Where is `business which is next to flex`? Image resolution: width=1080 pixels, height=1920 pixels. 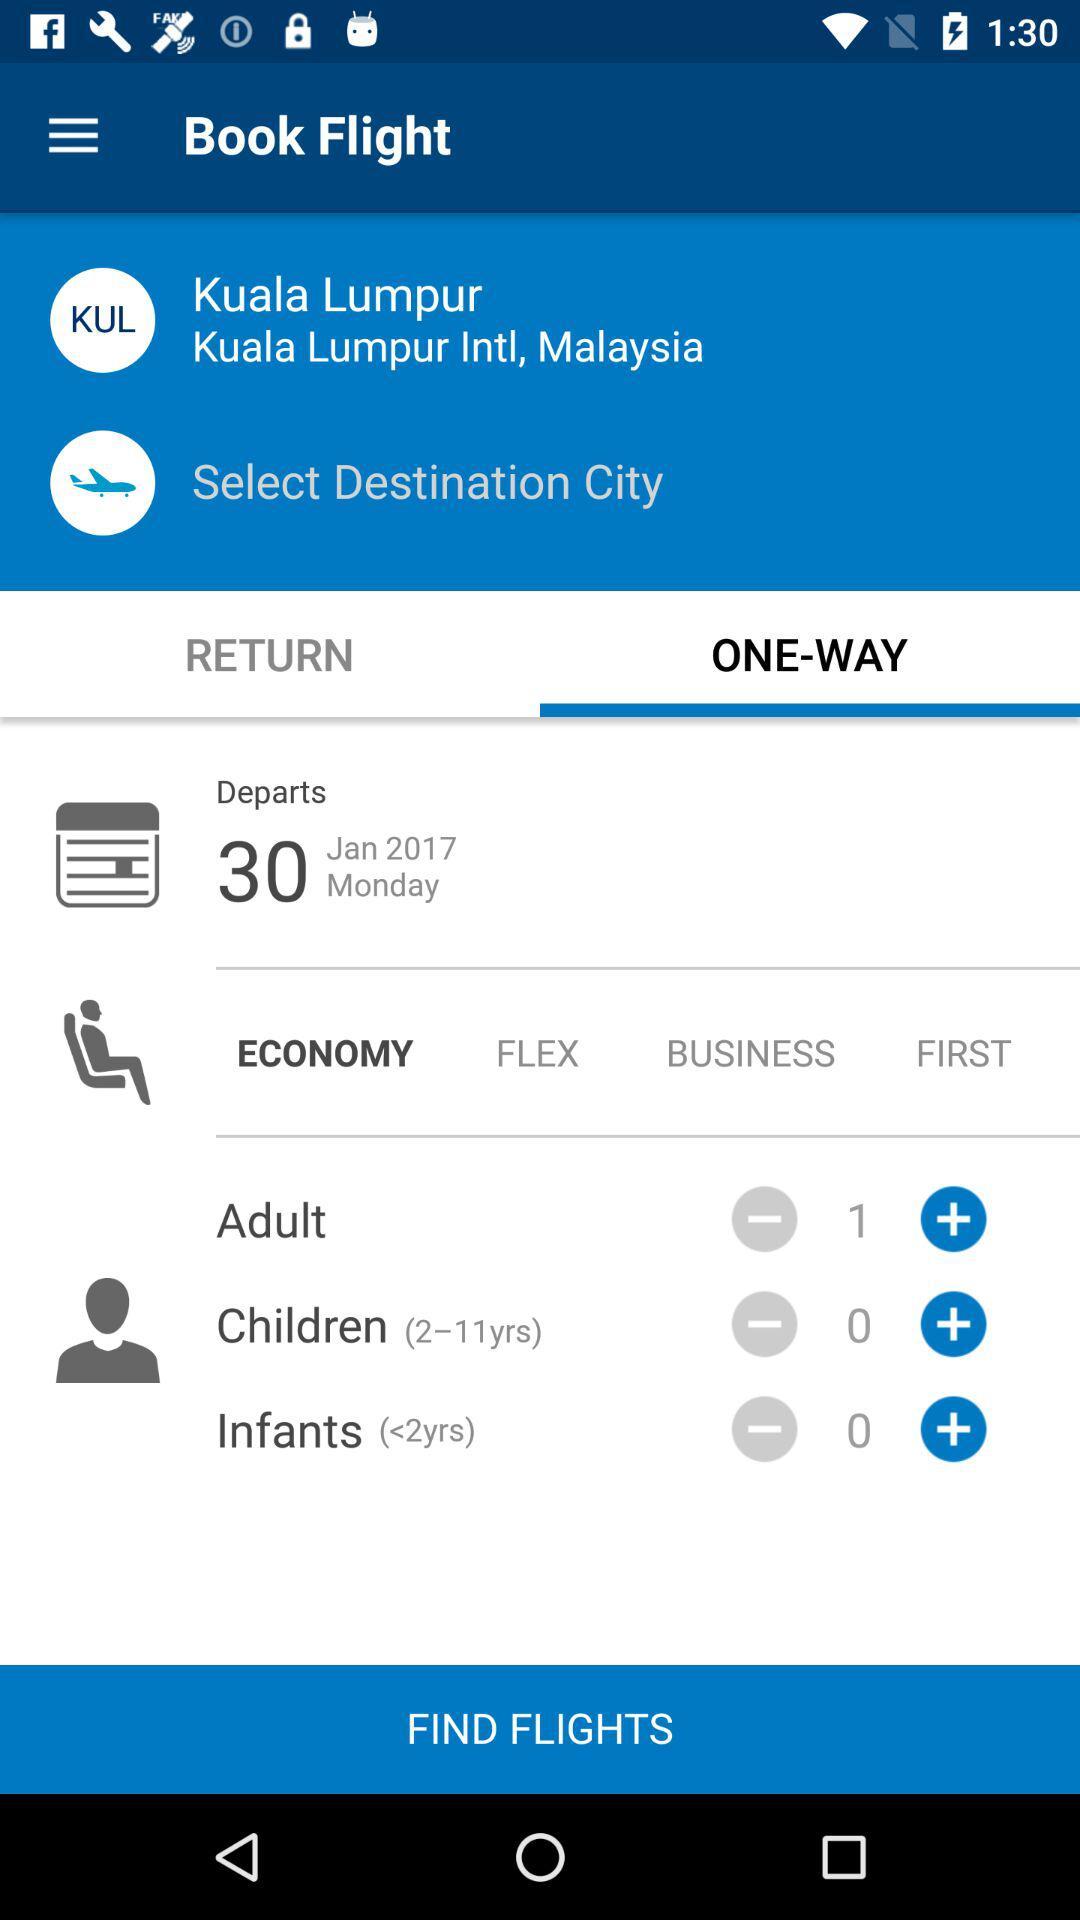 business which is next to flex is located at coordinates (751, 1051).